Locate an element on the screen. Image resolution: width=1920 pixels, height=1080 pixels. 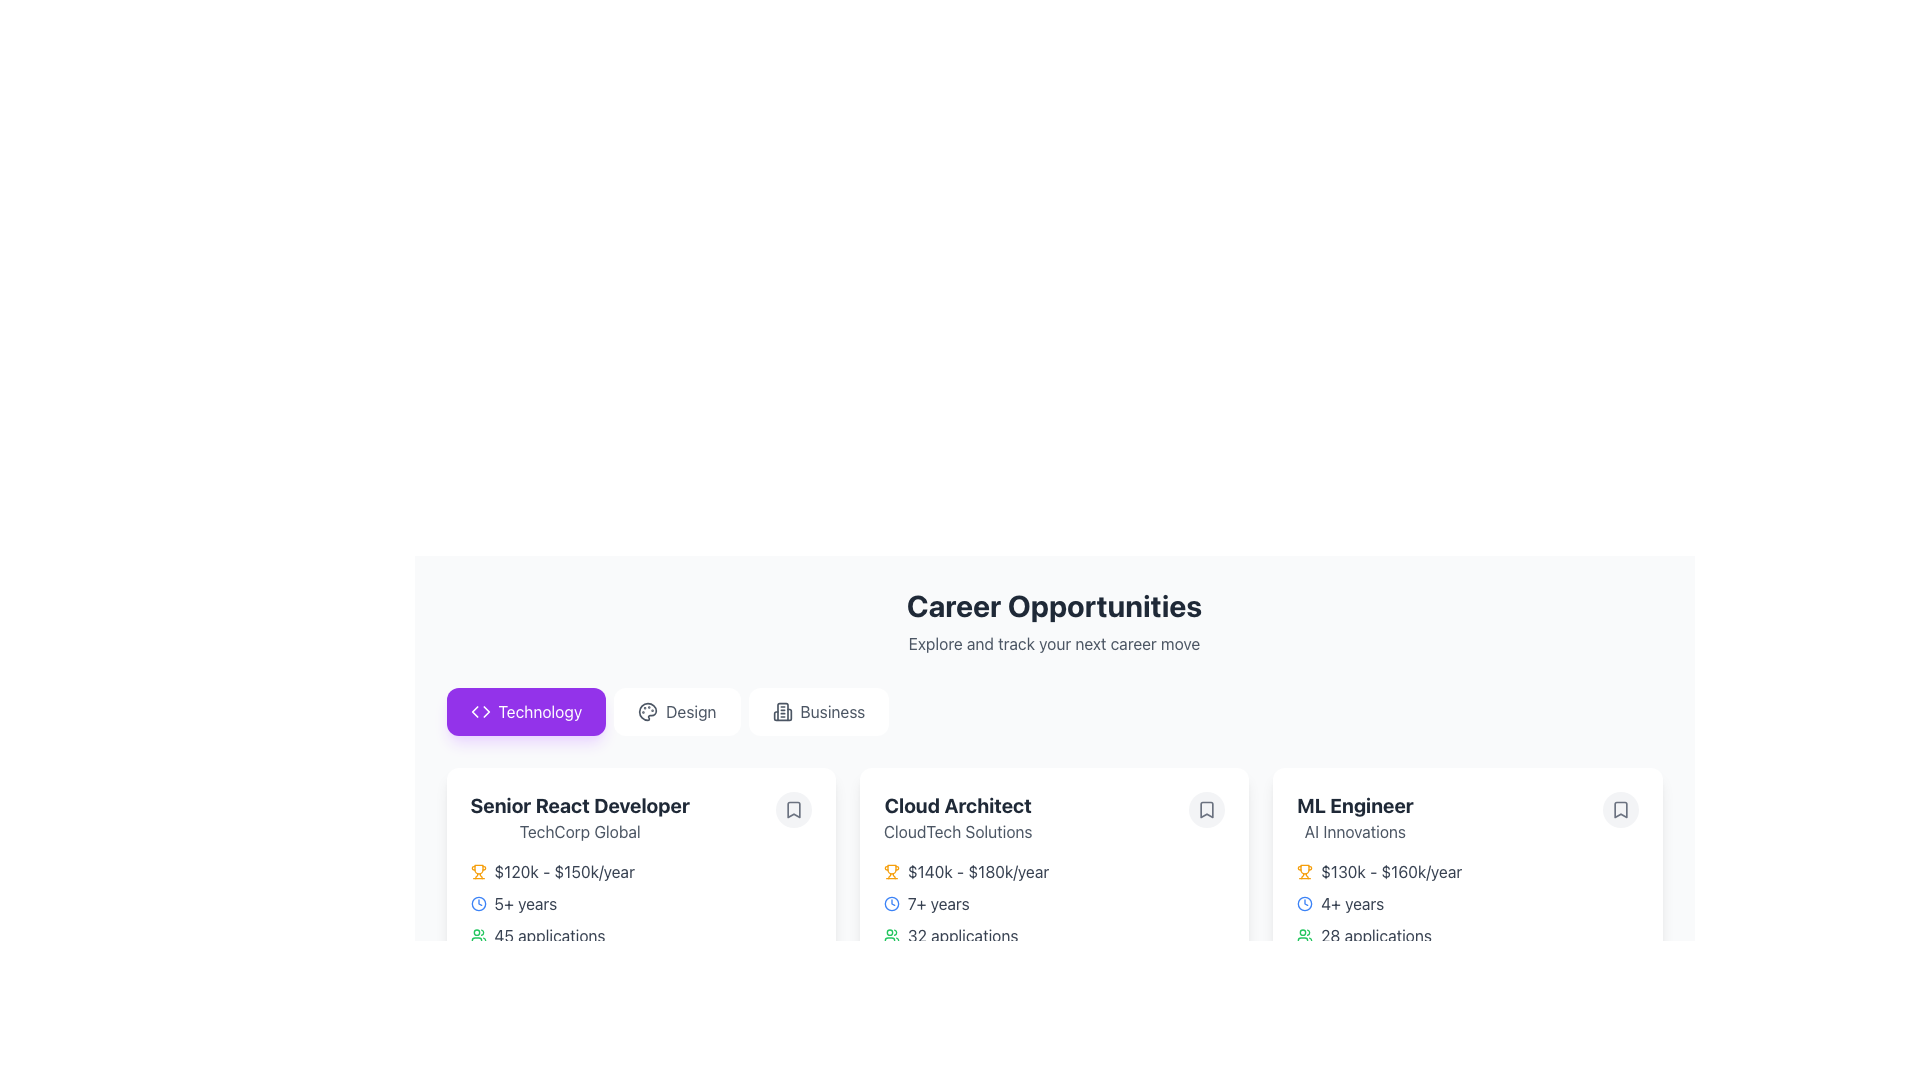
the 'Technology' text label, which is the leftmost tab in a horizontal group is located at coordinates (540, 711).